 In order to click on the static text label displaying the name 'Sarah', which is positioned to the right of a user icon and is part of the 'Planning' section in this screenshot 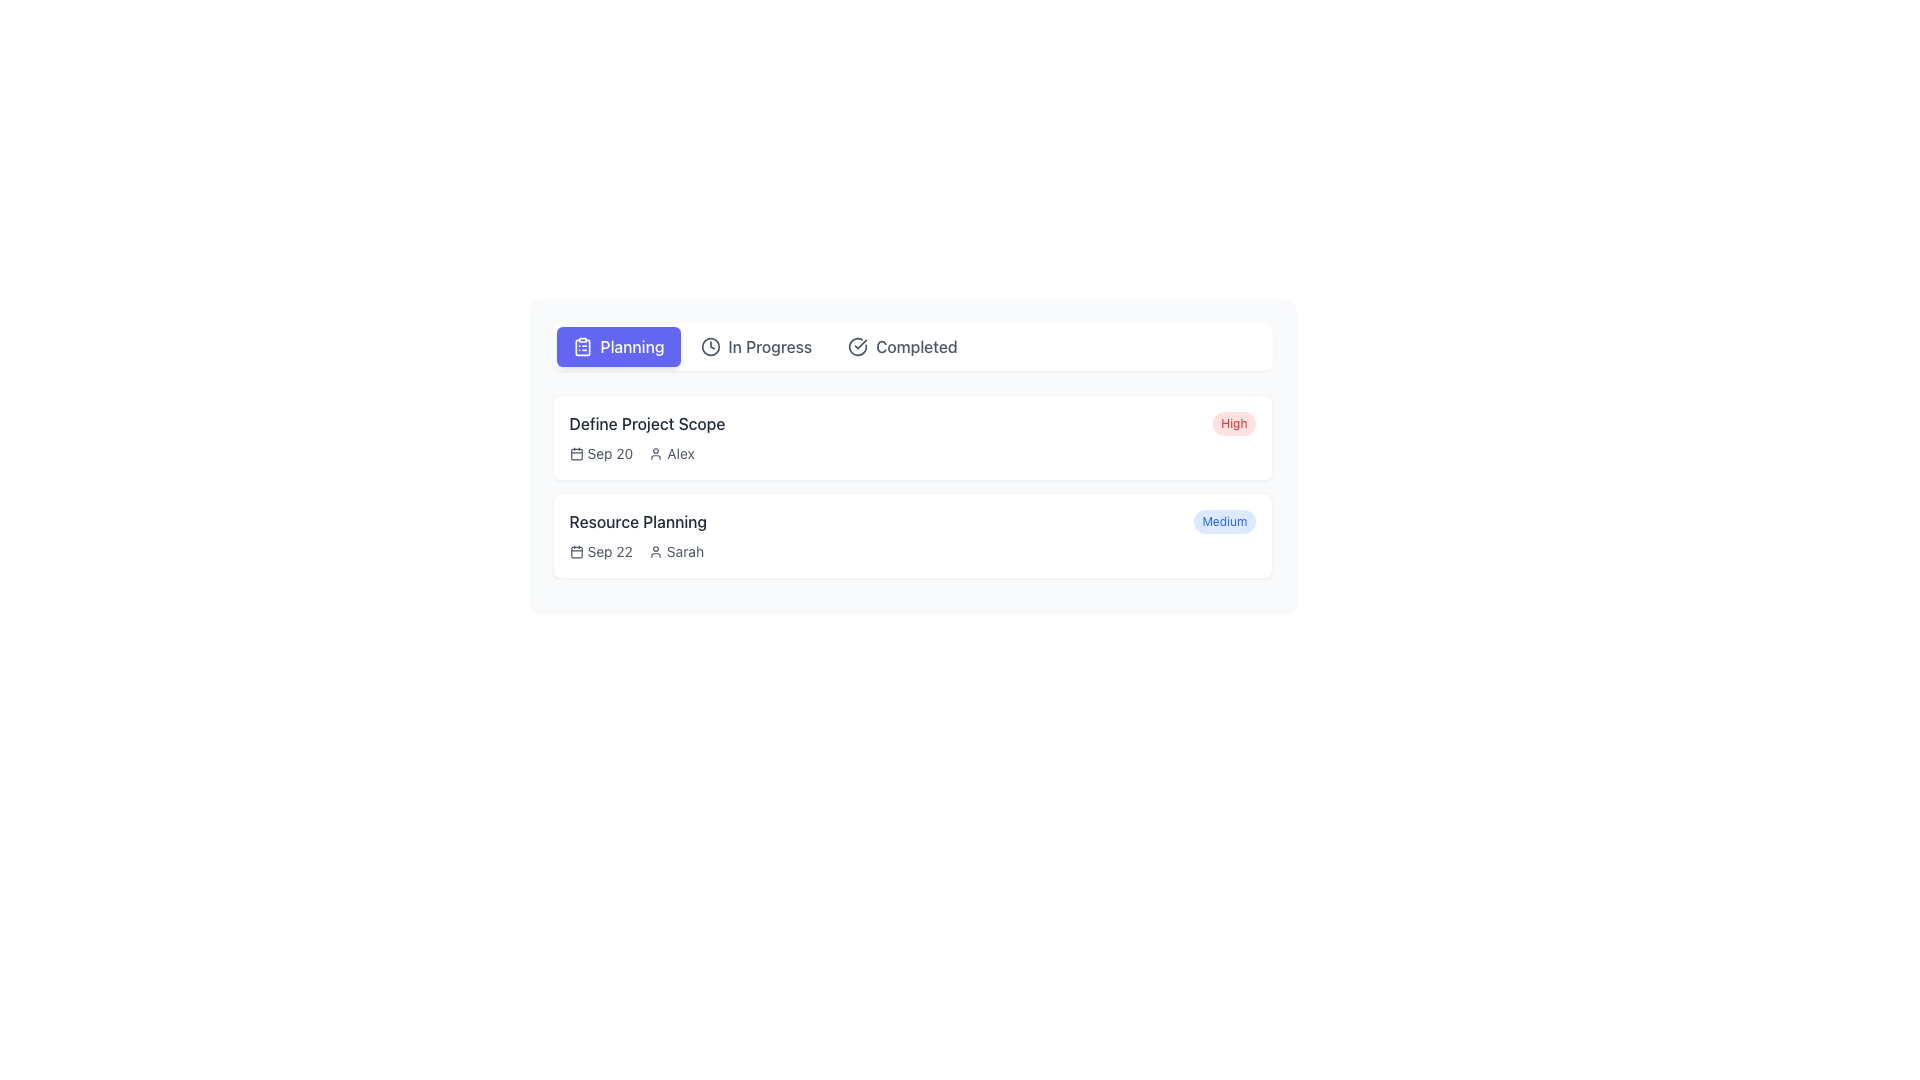, I will do `click(685, 551)`.